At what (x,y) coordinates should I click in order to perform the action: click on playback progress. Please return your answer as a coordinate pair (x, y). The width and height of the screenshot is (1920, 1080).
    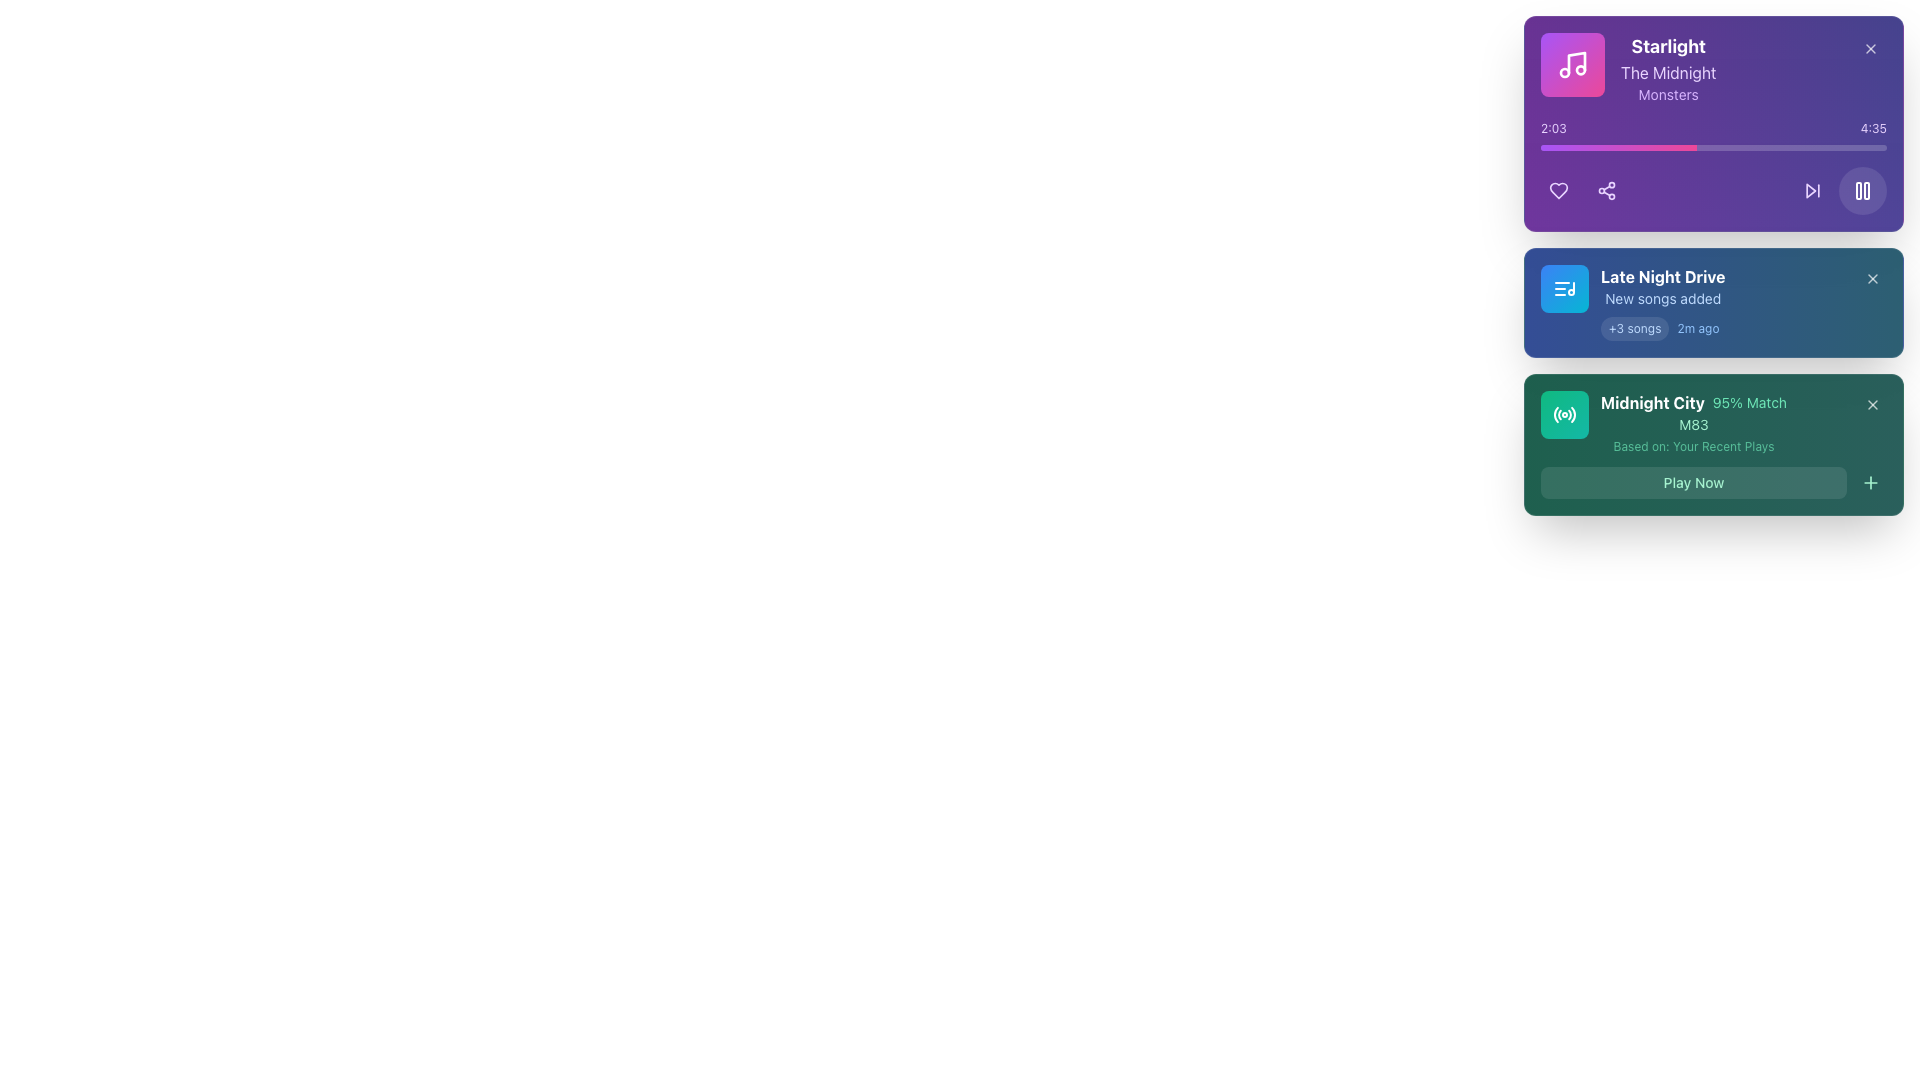
    Looking at the image, I should click on (1633, 146).